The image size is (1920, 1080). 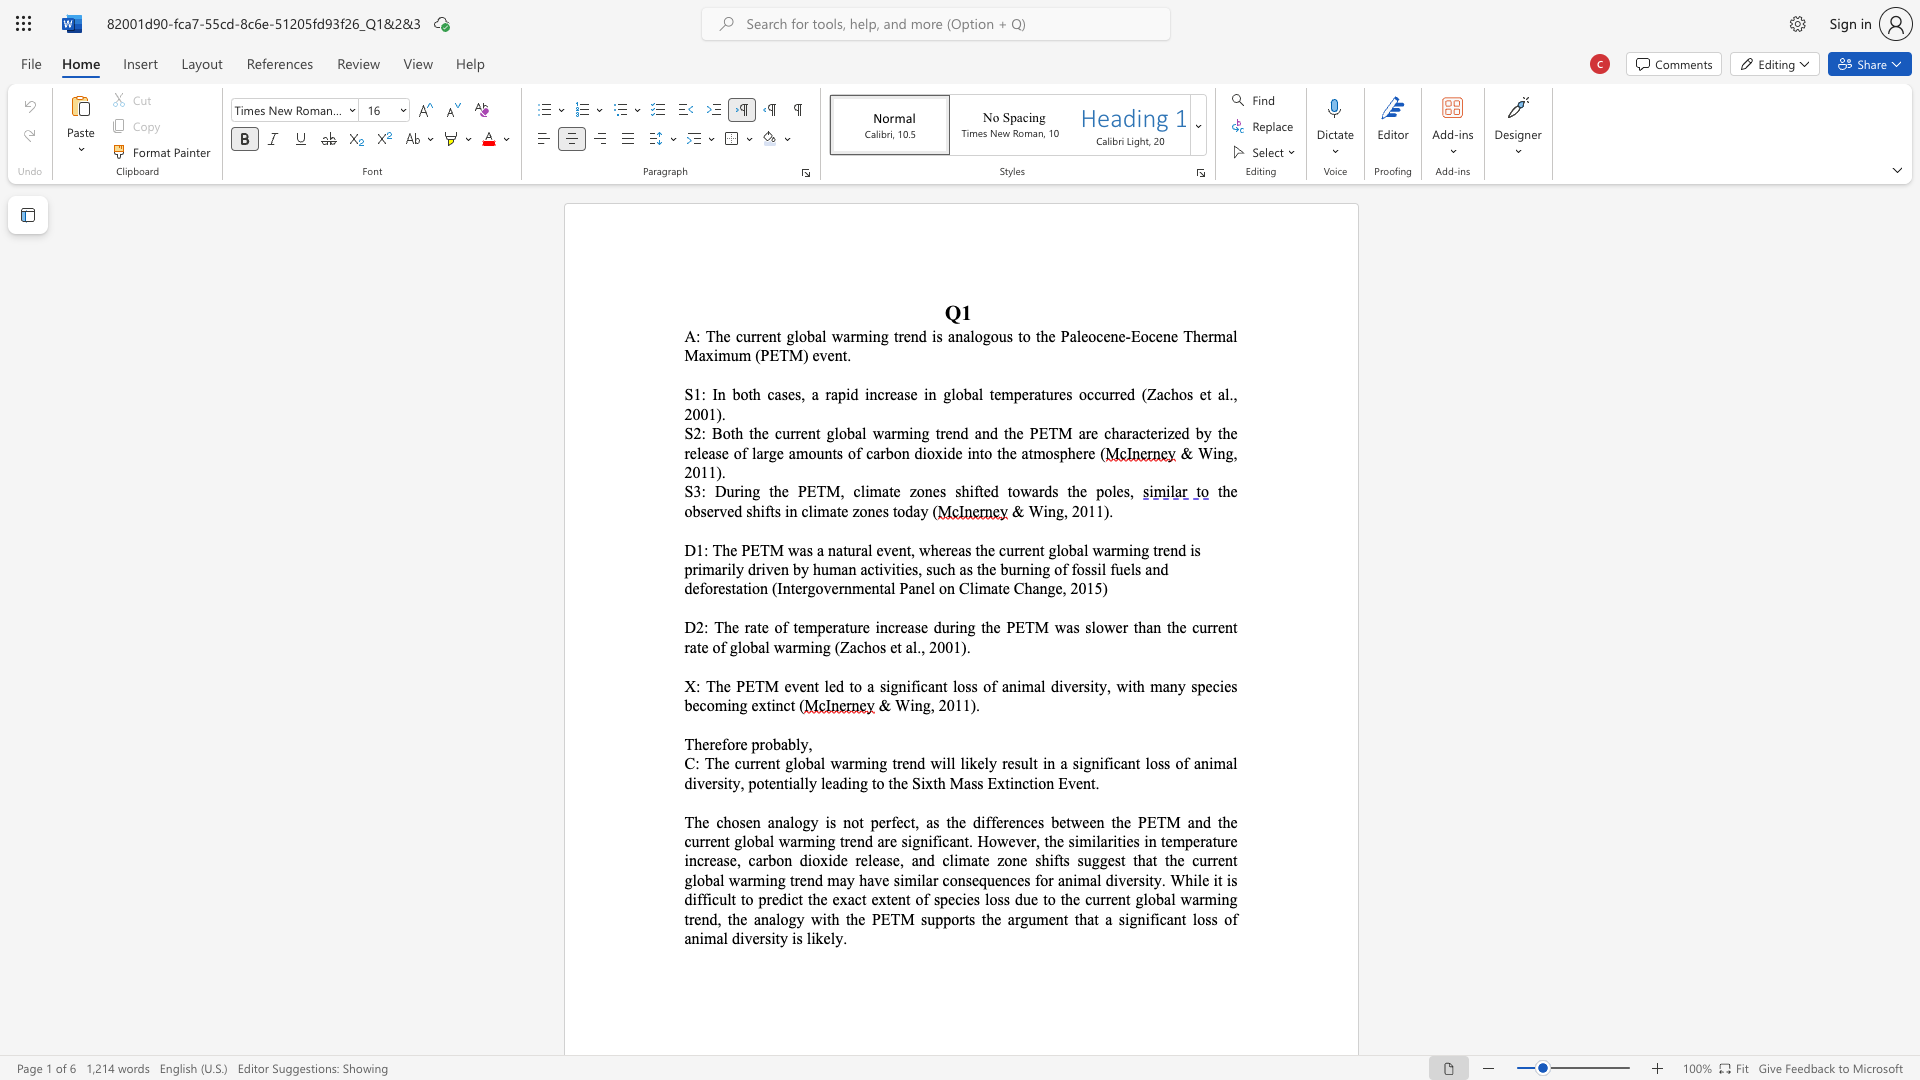 I want to click on the 4th character "e" in the text, so click(x=844, y=510).